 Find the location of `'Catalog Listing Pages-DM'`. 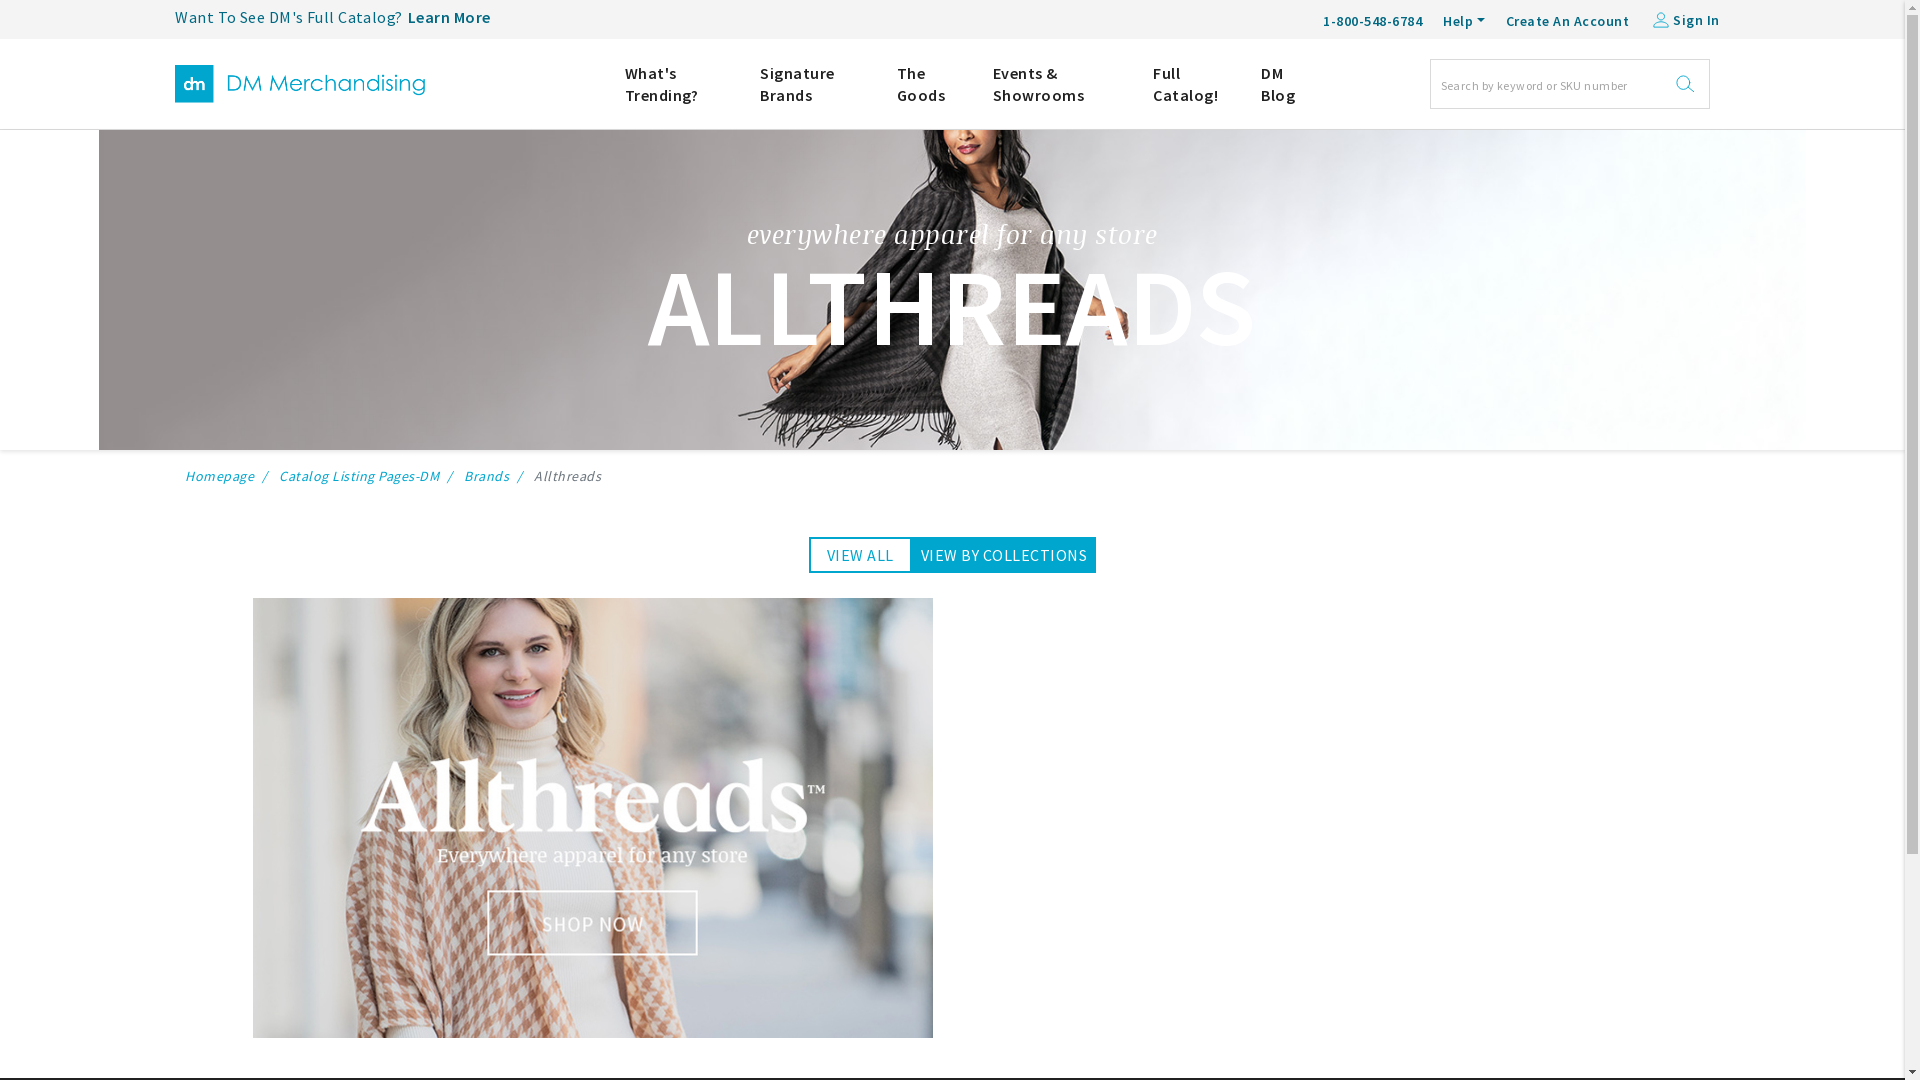

'Catalog Listing Pages-DM' is located at coordinates (277, 475).